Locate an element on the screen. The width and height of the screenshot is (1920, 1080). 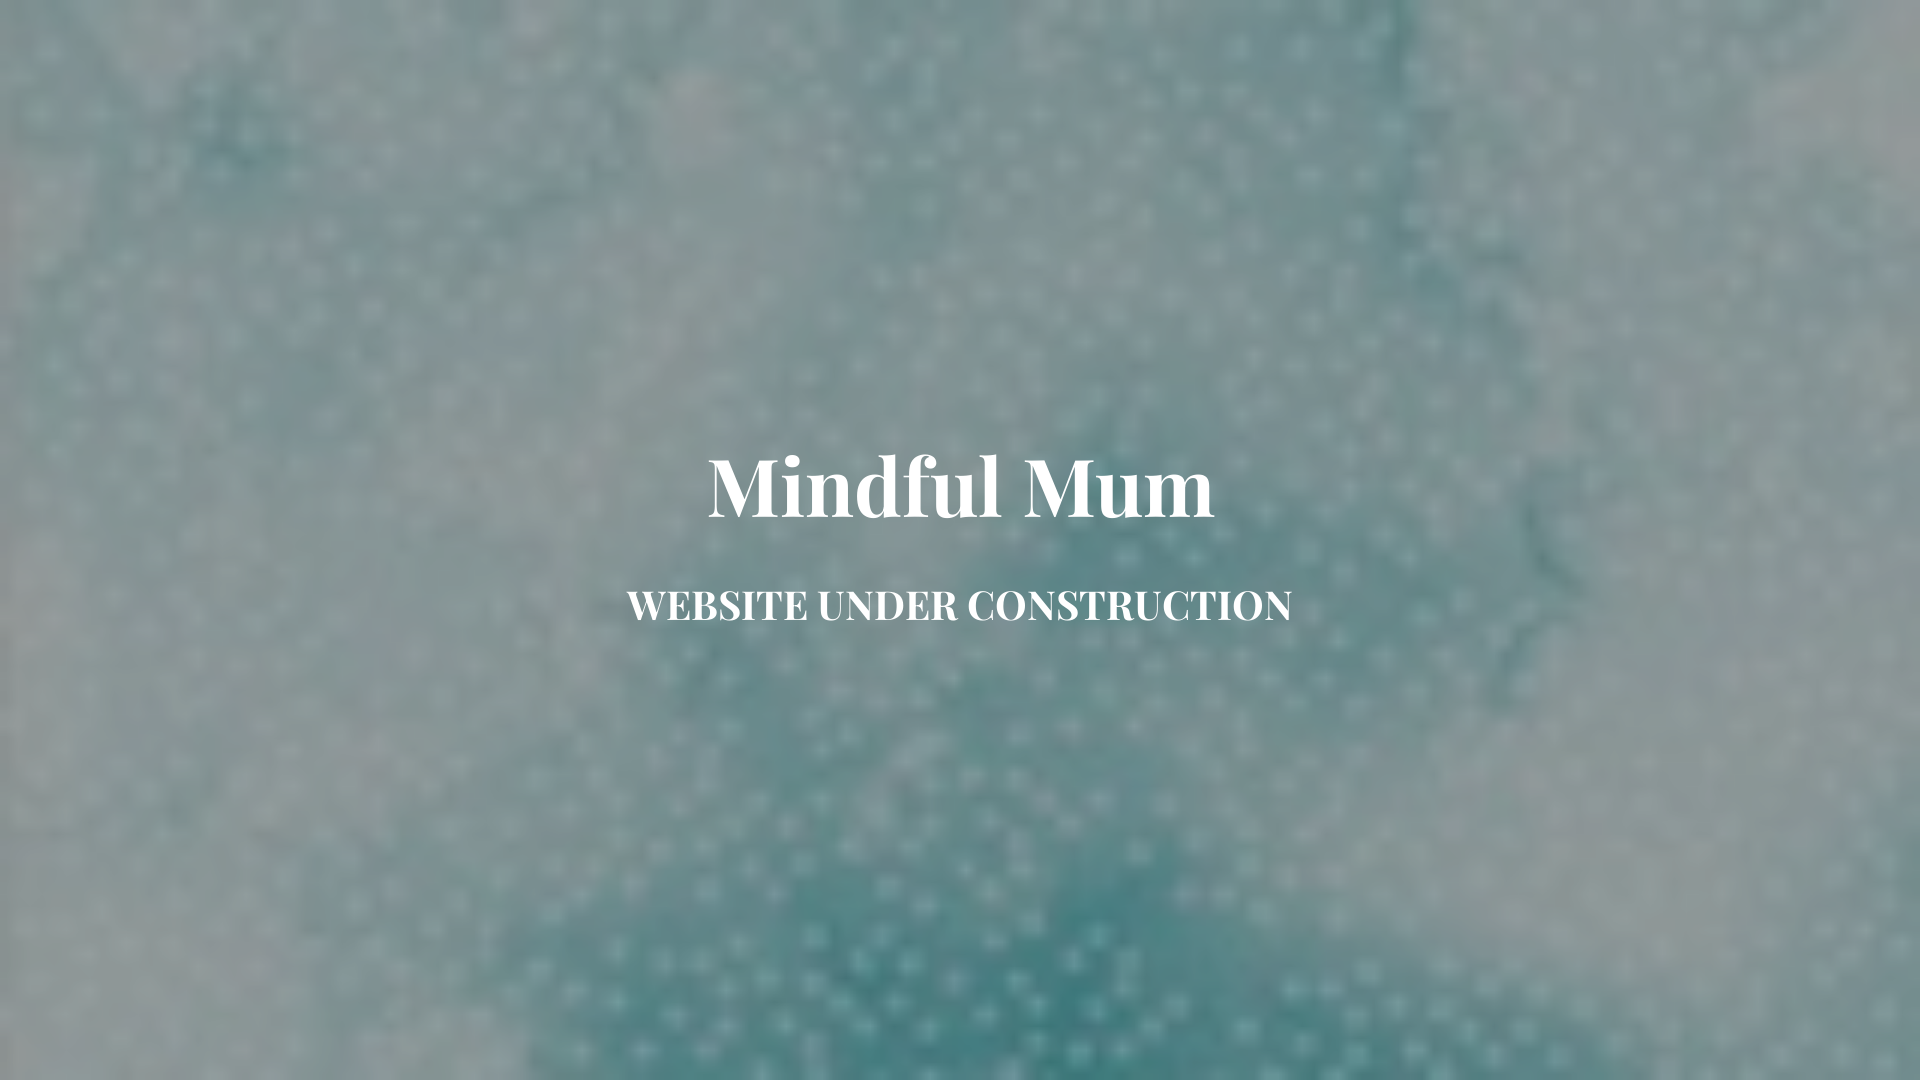
'Mindful Mum' is located at coordinates (960, 501).